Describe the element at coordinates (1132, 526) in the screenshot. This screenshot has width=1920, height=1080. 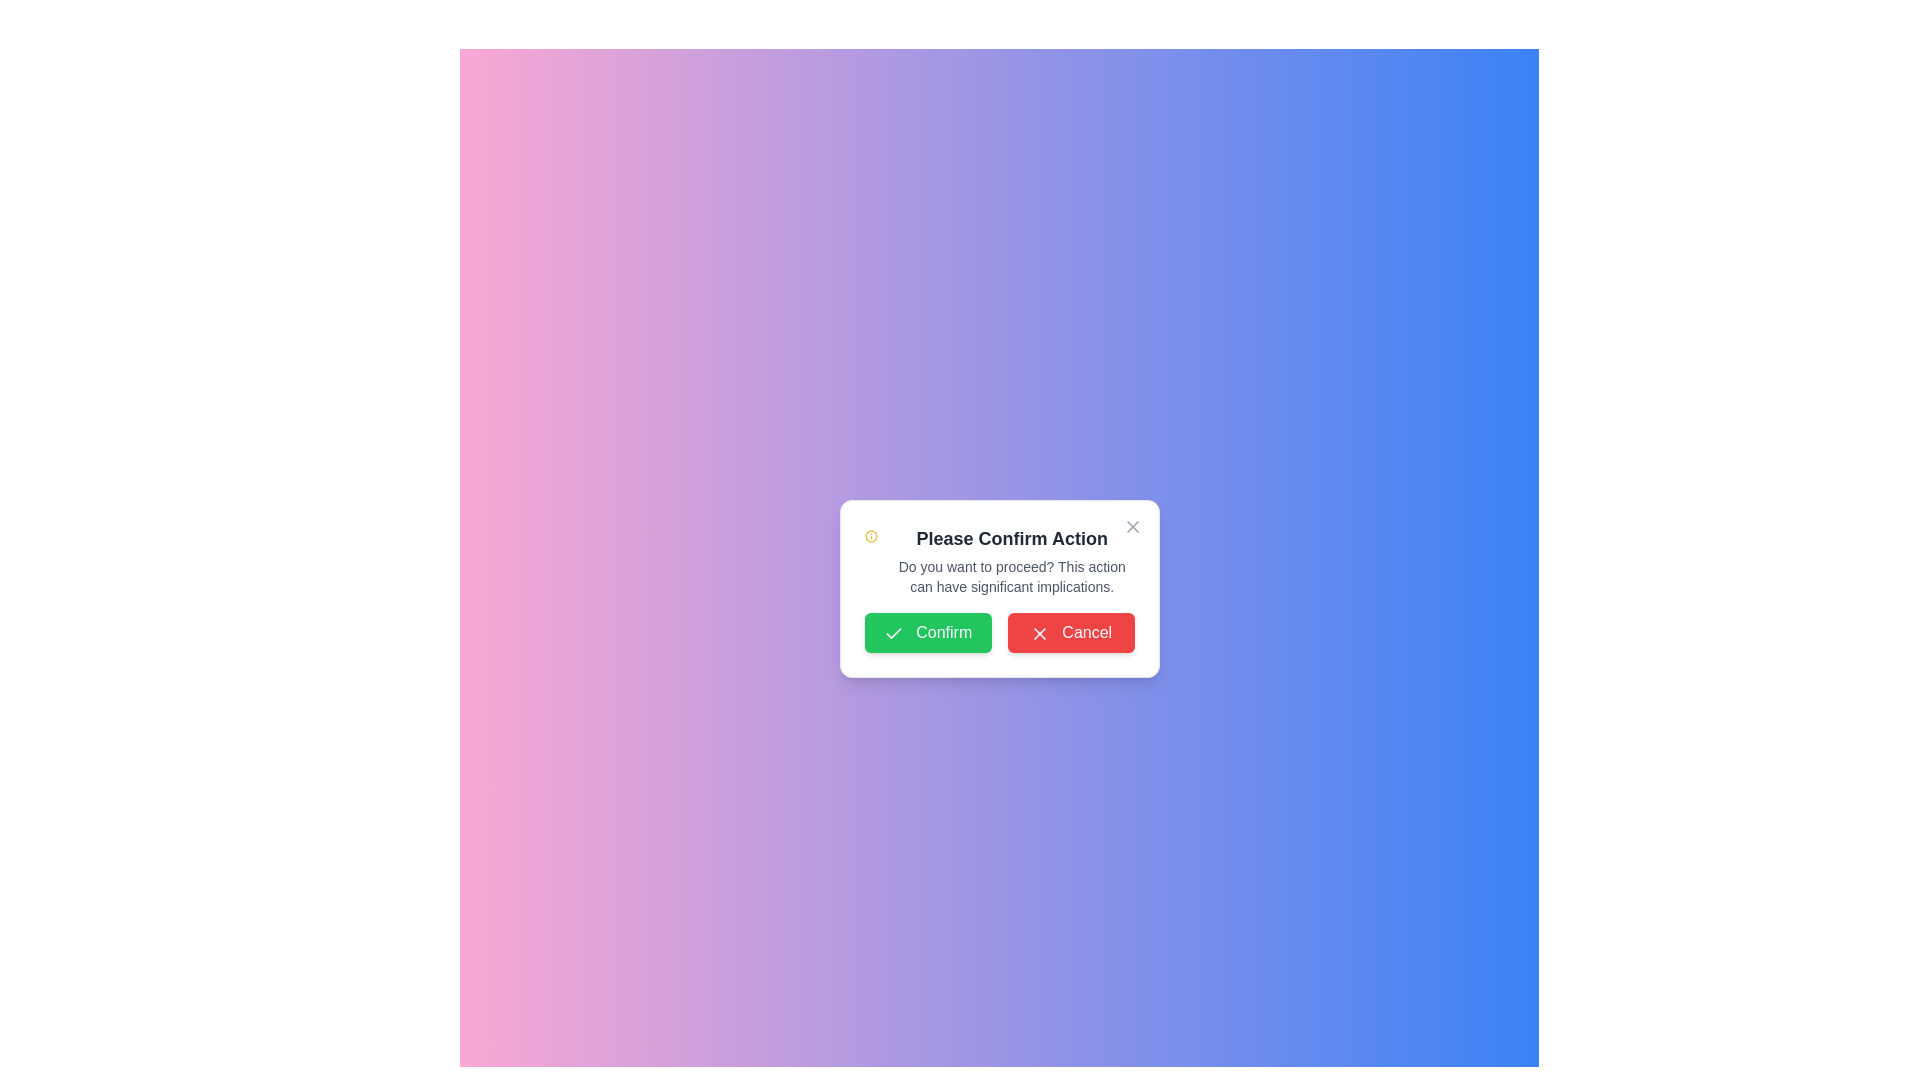
I see `the 'X' icon in the top-right corner of the modal dialog box` at that location.